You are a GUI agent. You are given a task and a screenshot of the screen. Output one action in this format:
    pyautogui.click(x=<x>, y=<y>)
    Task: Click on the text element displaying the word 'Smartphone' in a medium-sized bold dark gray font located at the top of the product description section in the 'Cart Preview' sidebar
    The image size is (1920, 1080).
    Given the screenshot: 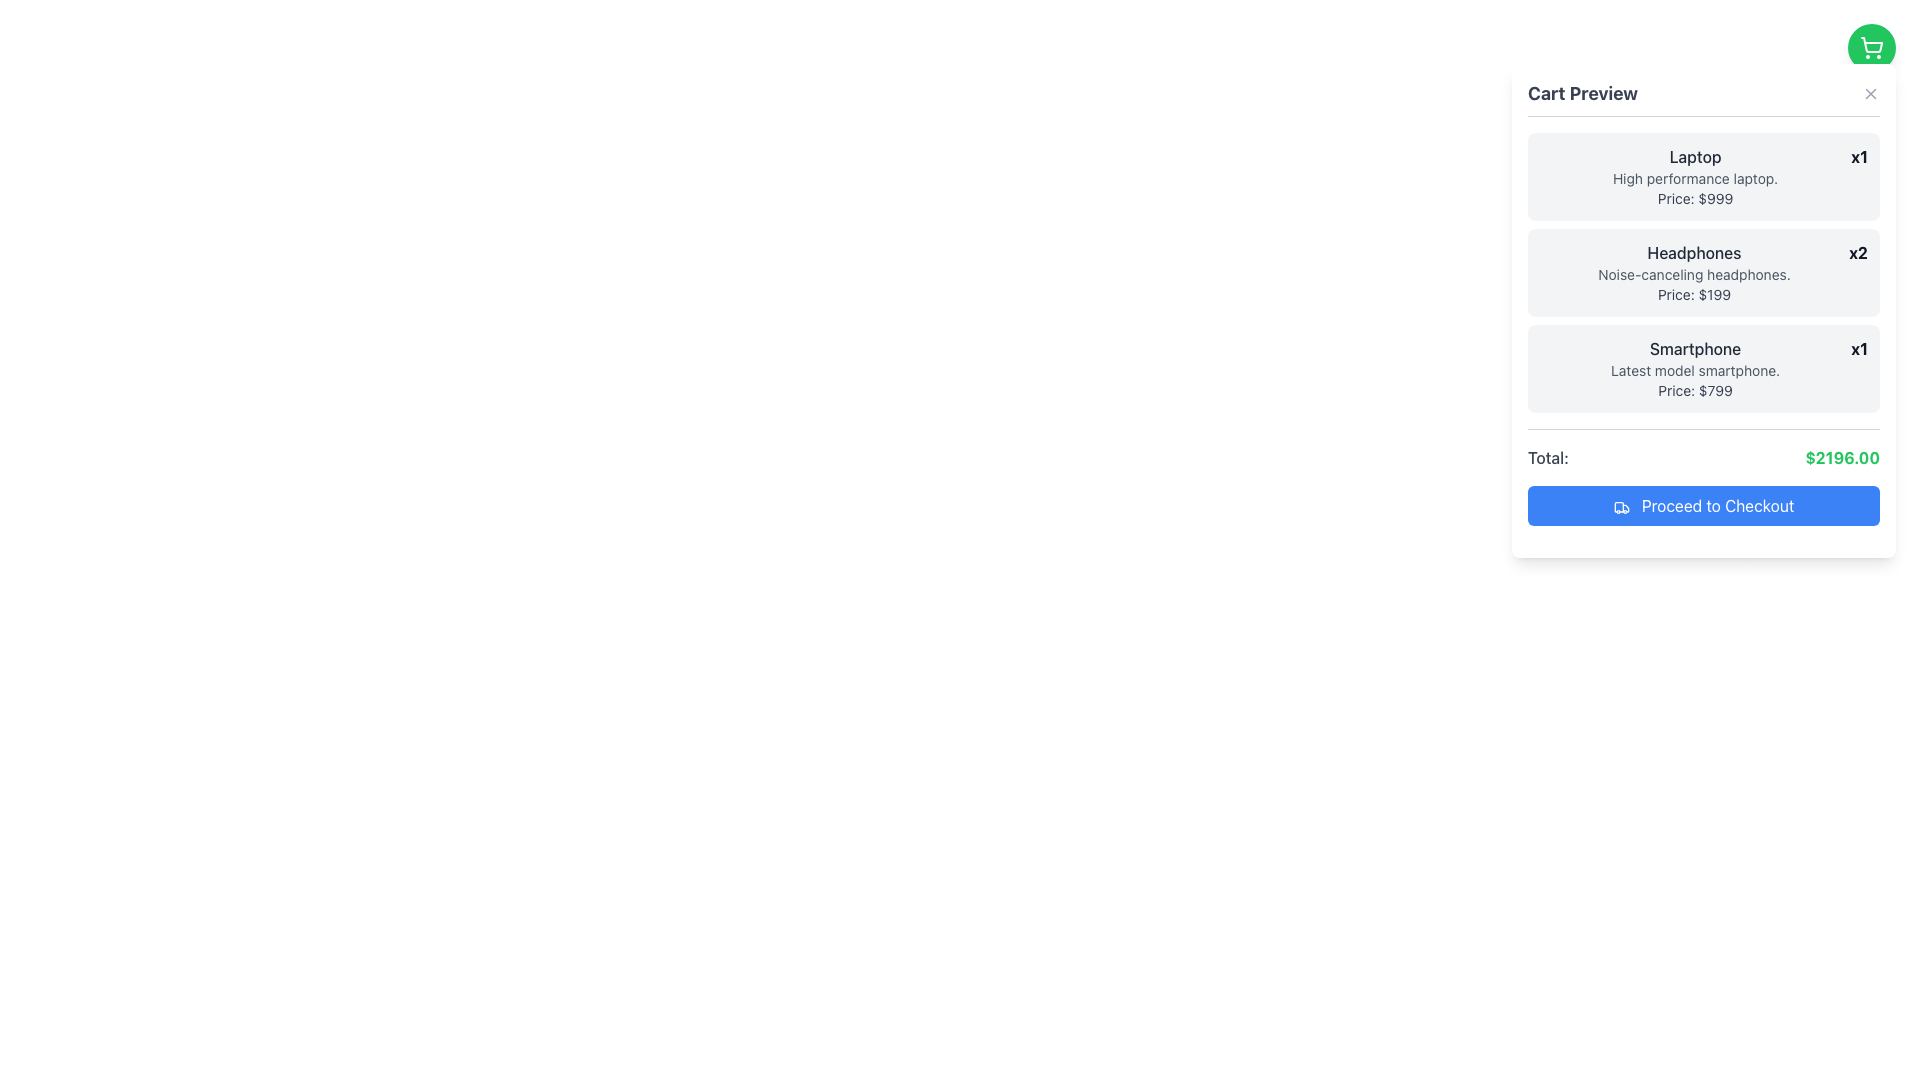 What is the action you would take?
    pyautogui.click(x=1694, y=347)
    